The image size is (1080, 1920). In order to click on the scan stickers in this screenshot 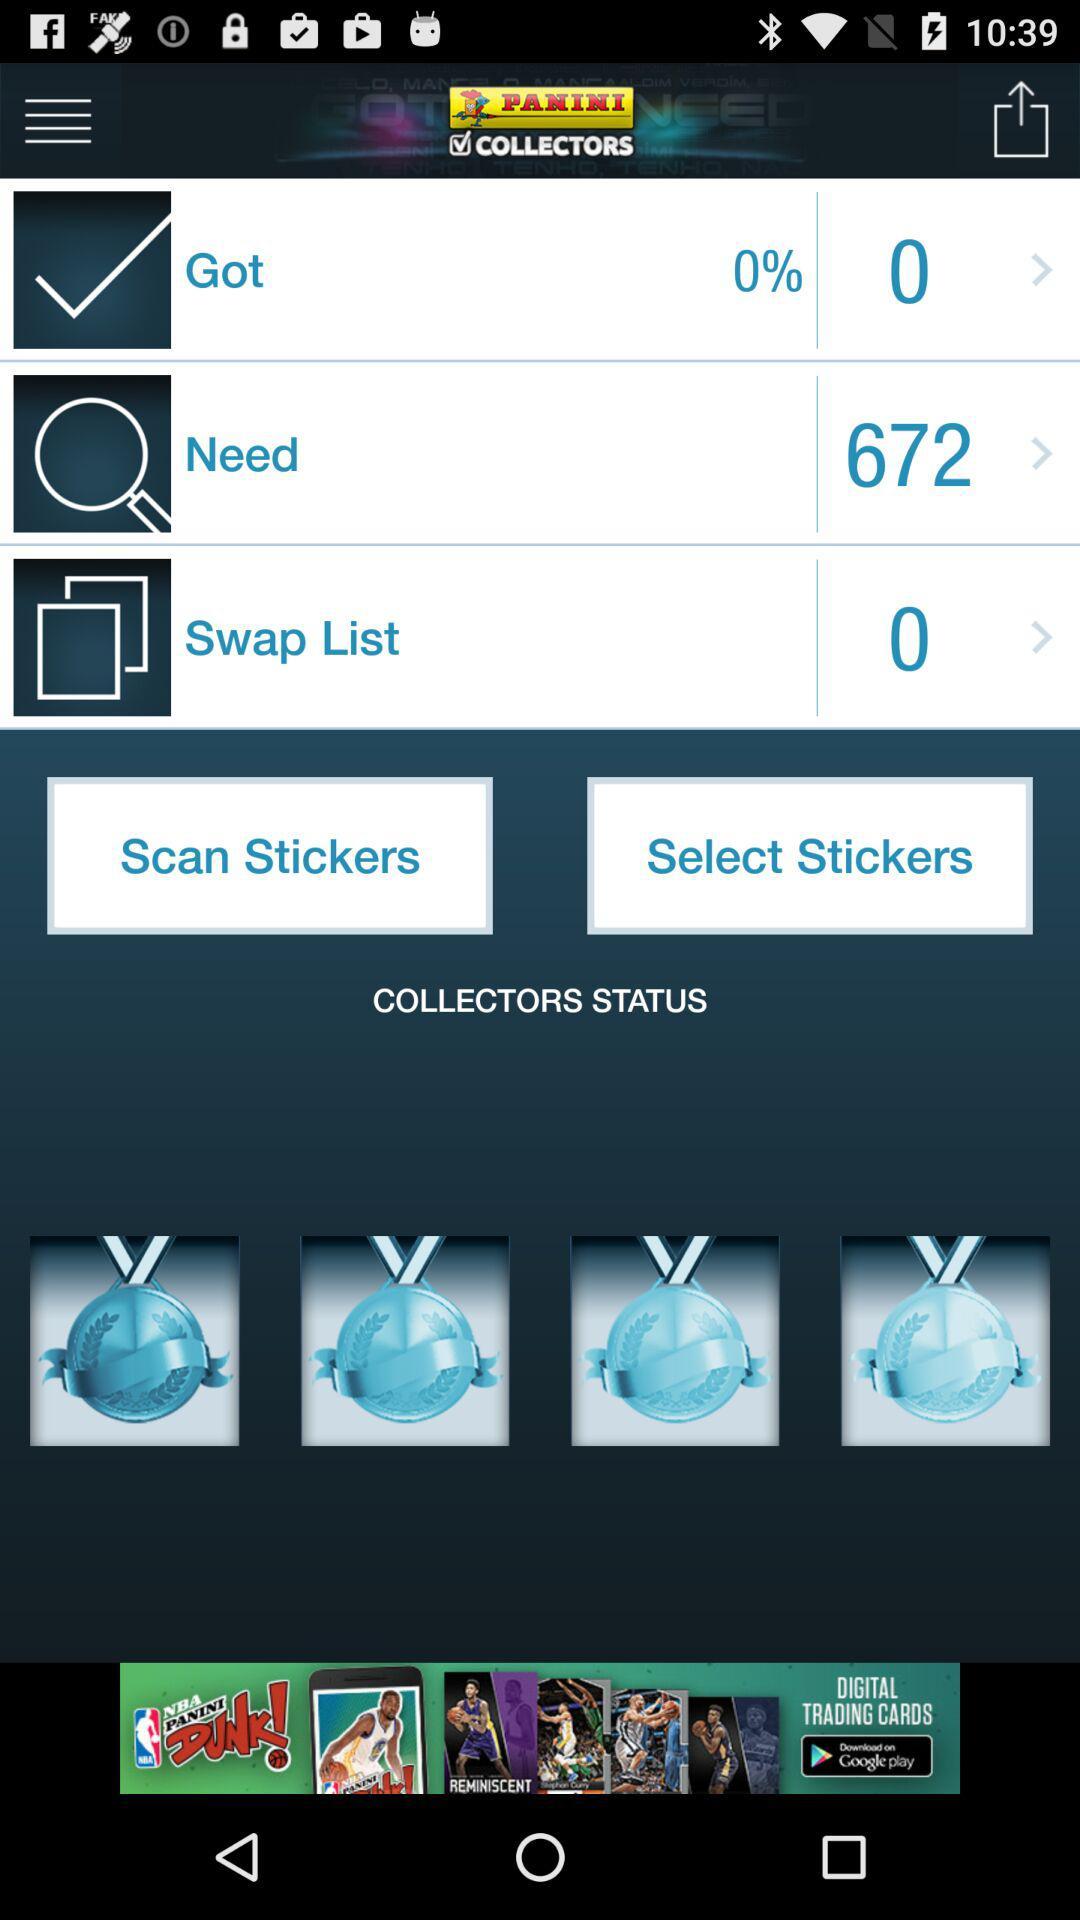, I will do `click(270, 855)`.